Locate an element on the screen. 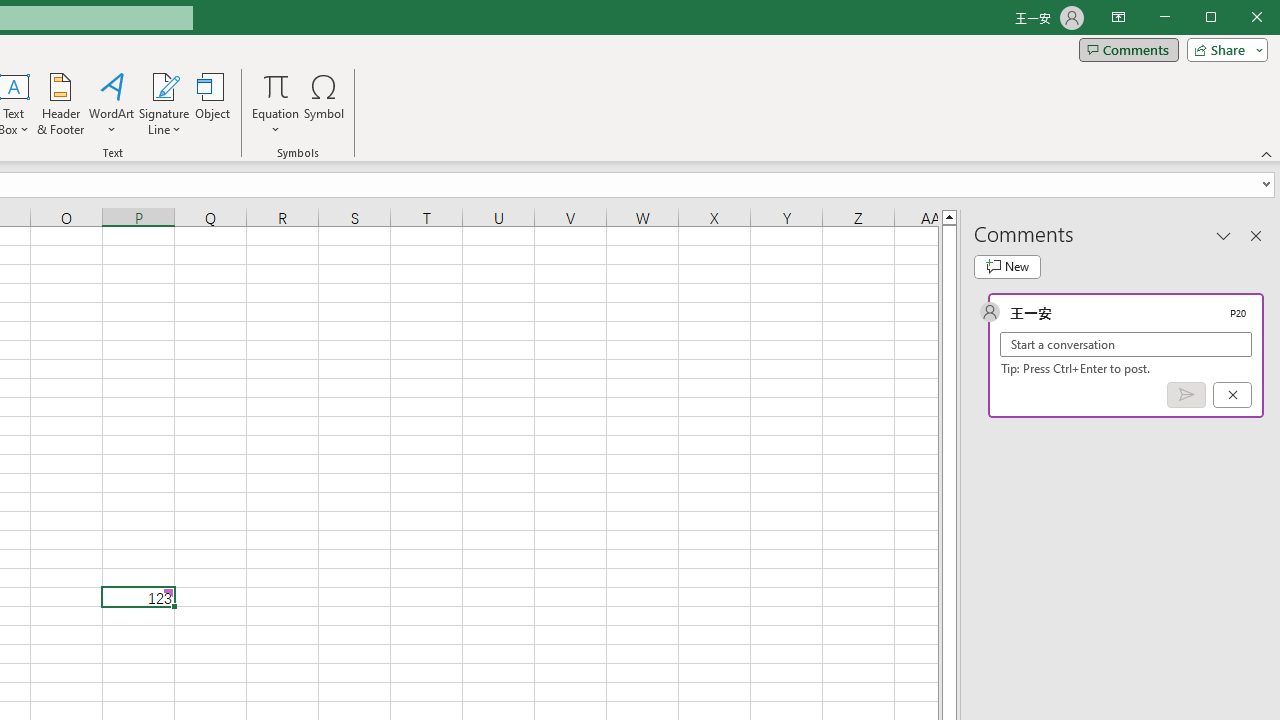  'Symbol...' is located at coordinates (324, 104).